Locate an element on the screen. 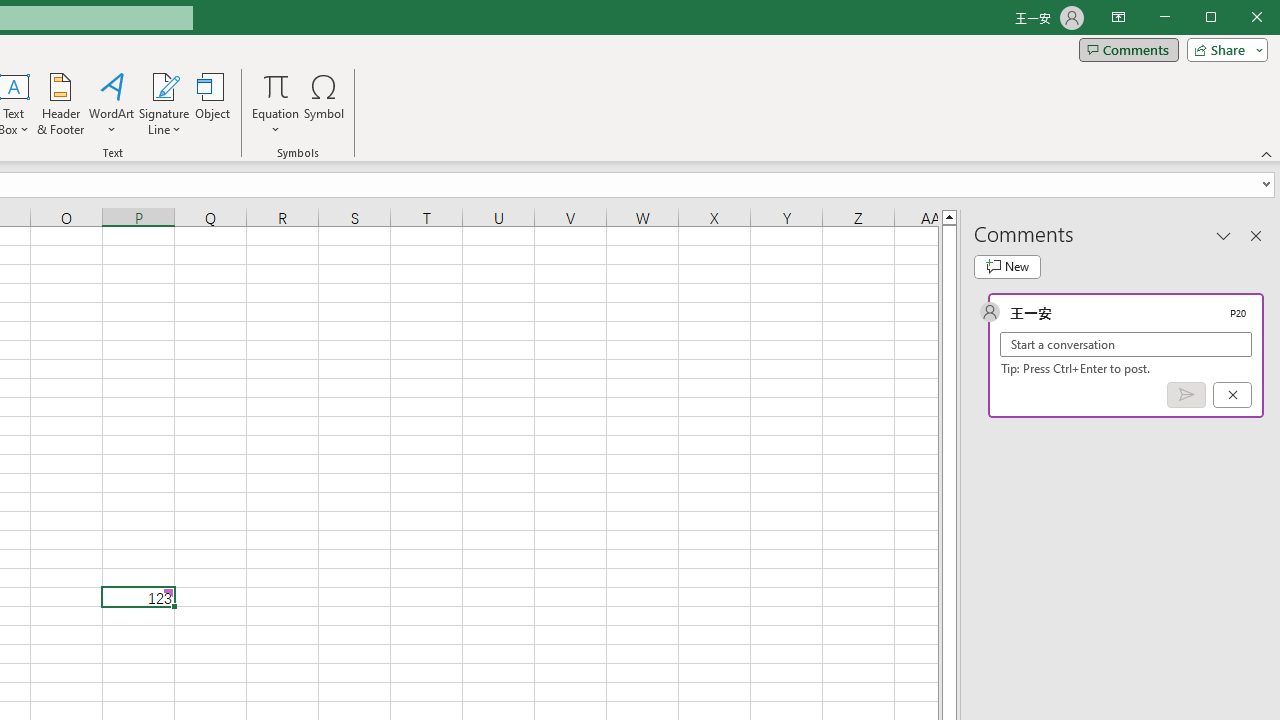  'Symbol...' is located at coordinates (324, 104).